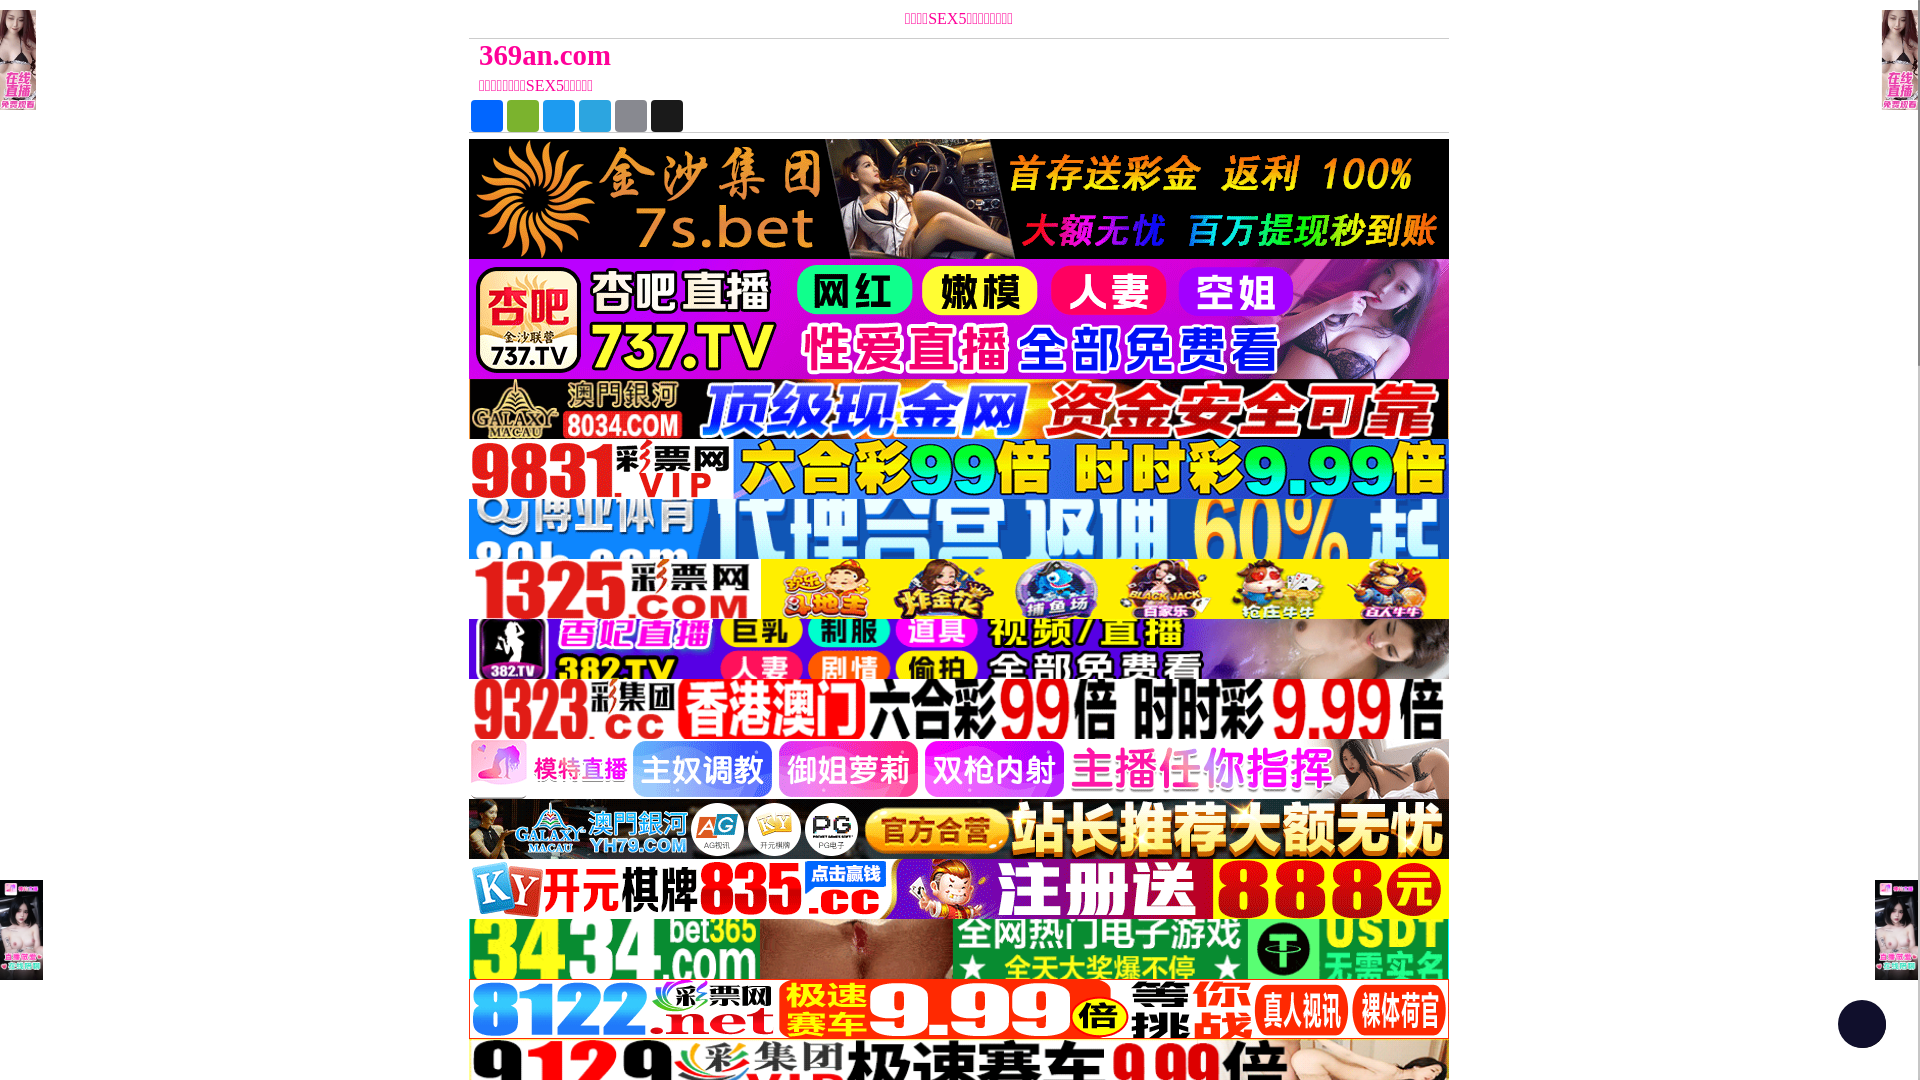 The height and width of the screenshot is (1080, 1920). I want to click on 'Twitter', so click(541, 115).